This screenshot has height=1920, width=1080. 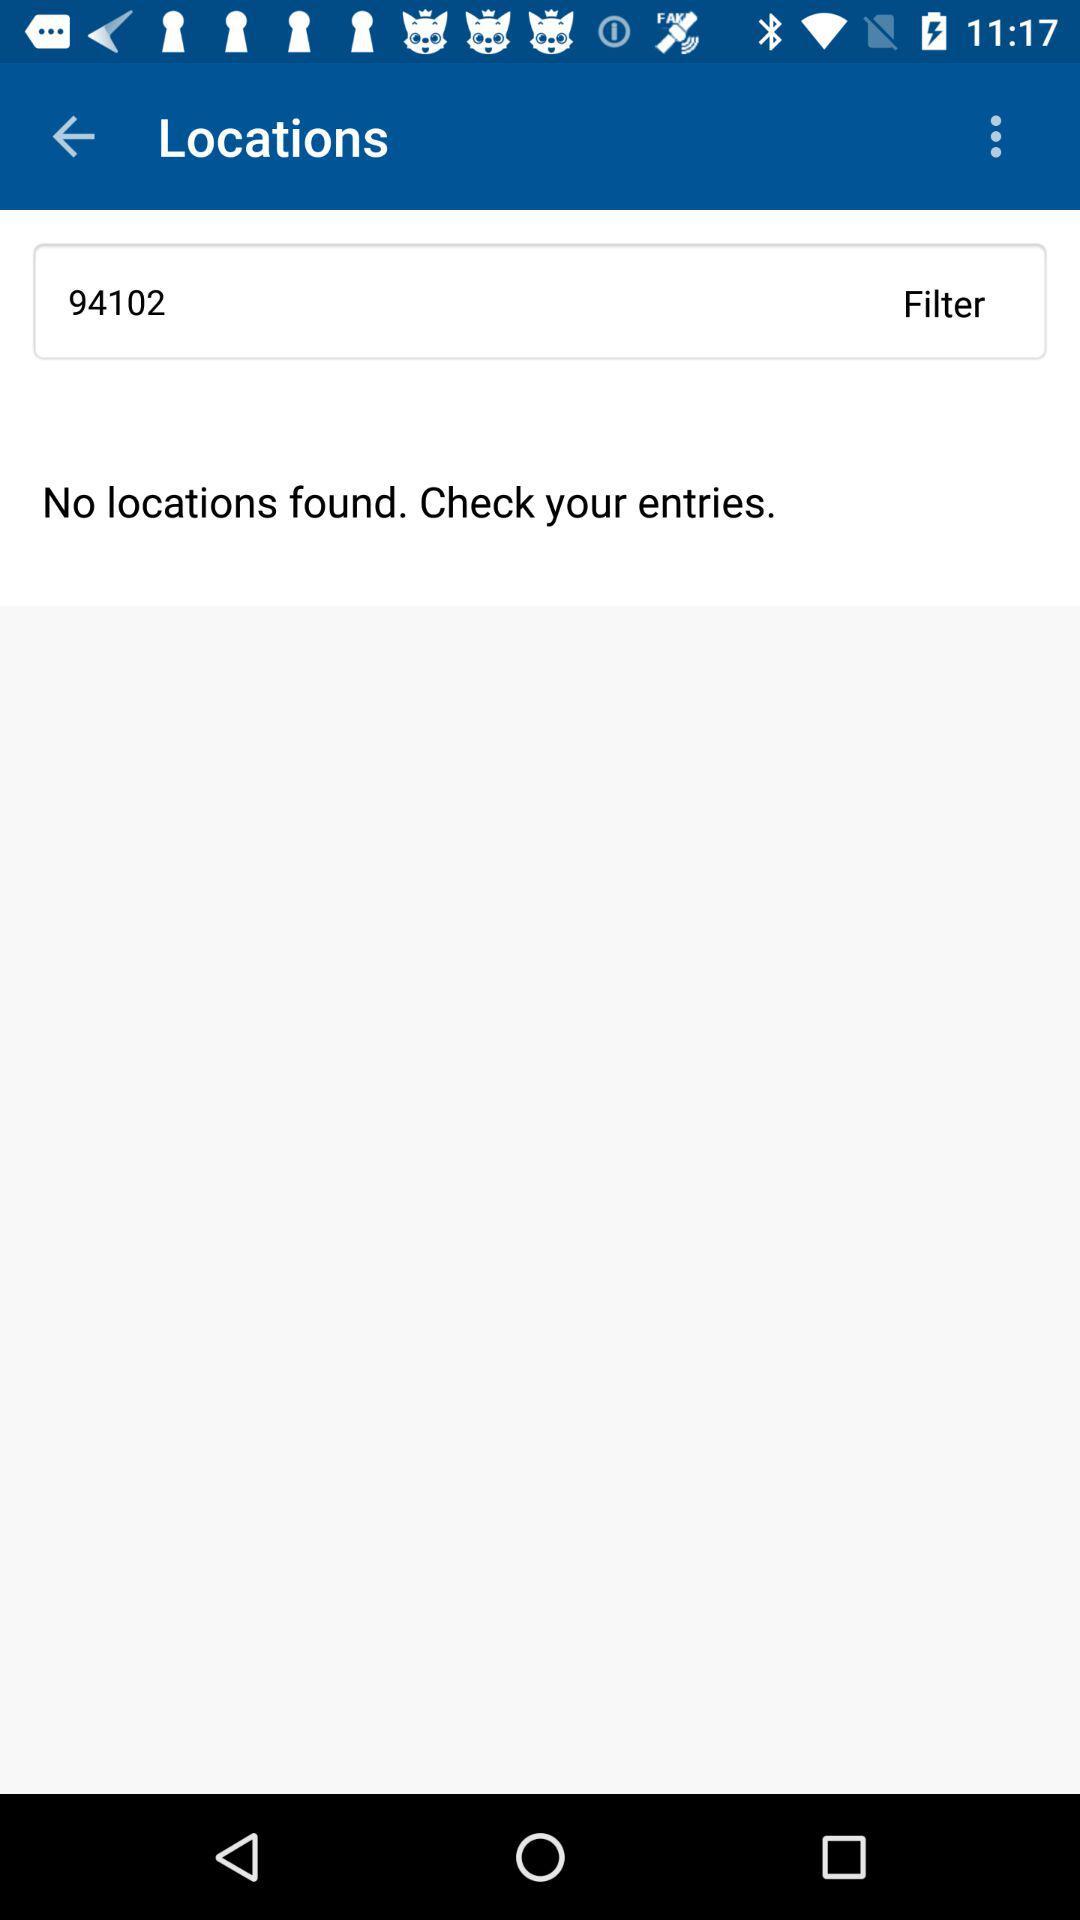 I want to click on the app to the right of the locations app, so click(x=1001, y=135).